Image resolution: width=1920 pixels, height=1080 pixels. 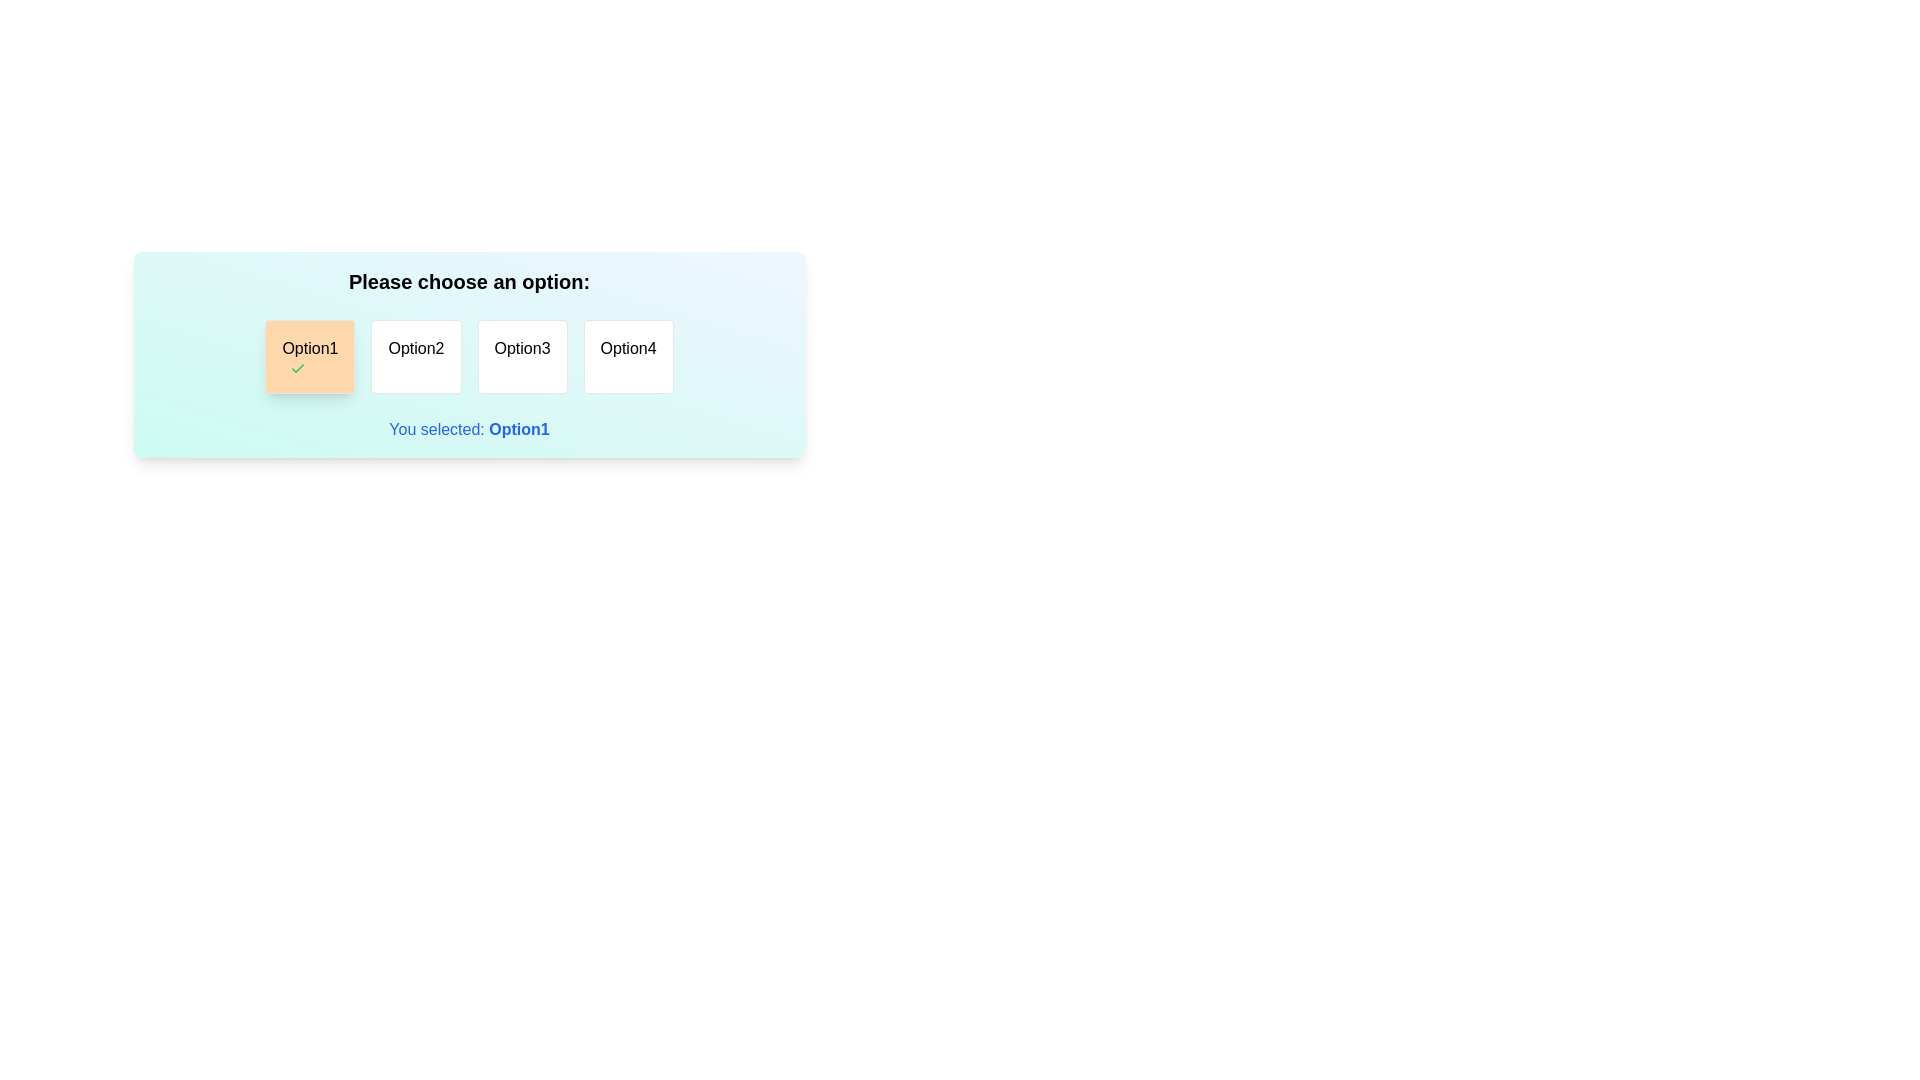 What do you see at coordinates (519, 428) in the screenshot?
I see `the bold blue text label displaying 'Option1' which is part of the sentence 'You selected: Option1' located under a set of selectable options` at bounding box center [519, 428].